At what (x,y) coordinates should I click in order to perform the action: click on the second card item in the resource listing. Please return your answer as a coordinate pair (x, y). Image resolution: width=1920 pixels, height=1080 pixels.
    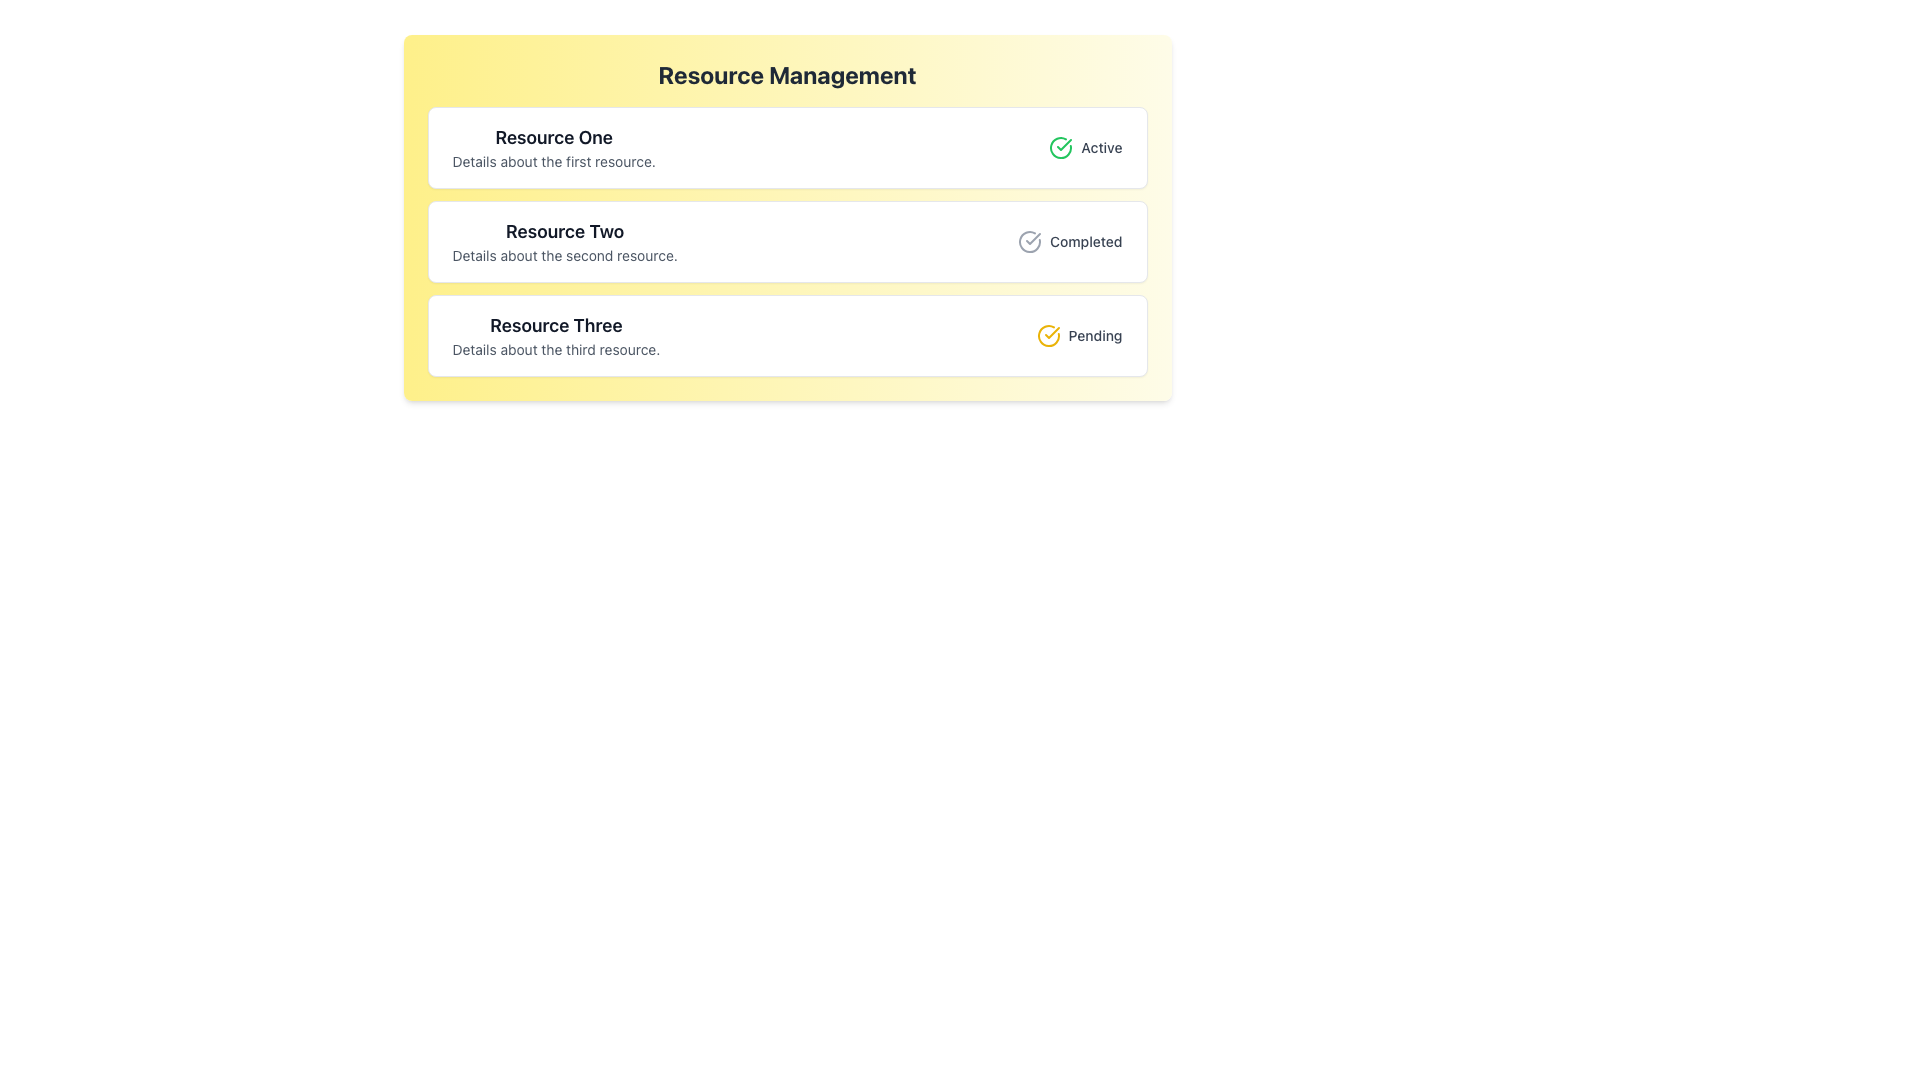
    Looking at the image, I should click on (786, 218).